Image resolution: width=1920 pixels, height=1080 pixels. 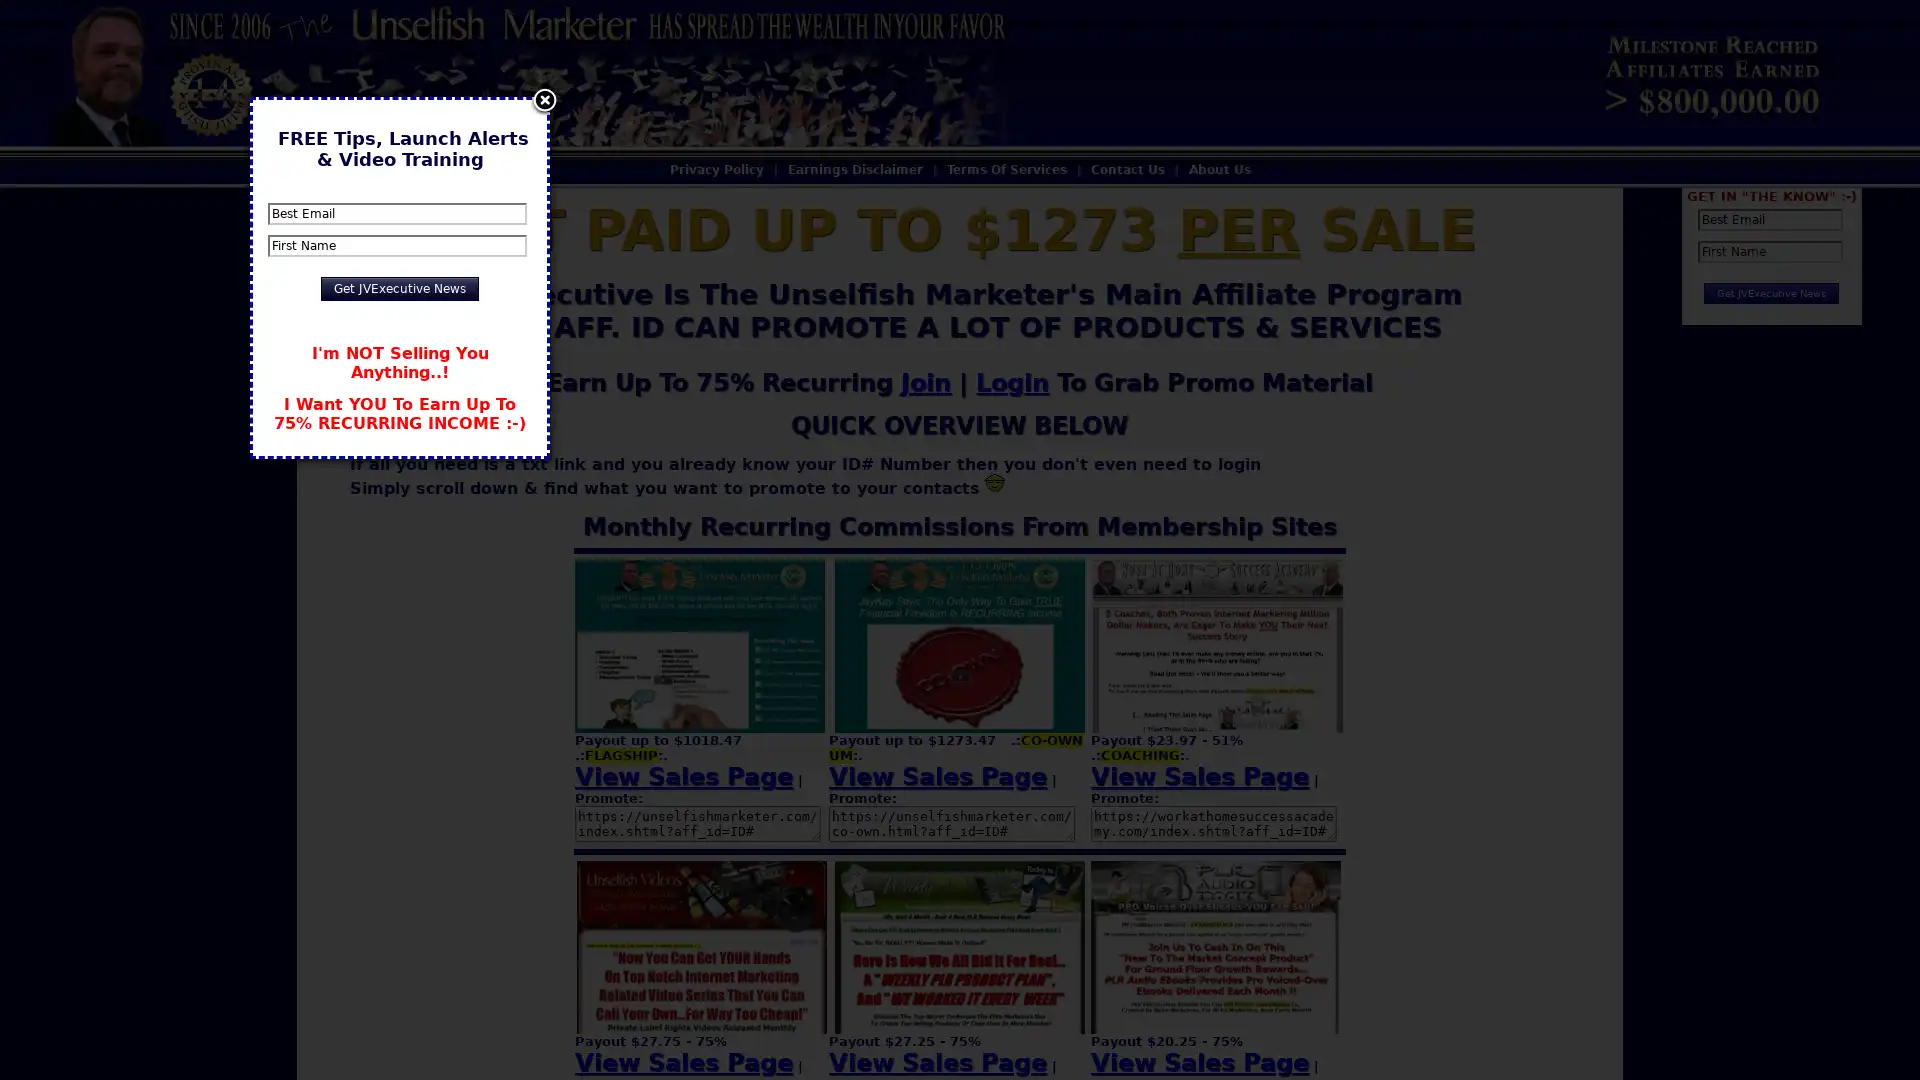 What do you see at coordinates (399, 289) in the screenshot?
I see `Get JVExecutive News` at bounding box center [399, 289].